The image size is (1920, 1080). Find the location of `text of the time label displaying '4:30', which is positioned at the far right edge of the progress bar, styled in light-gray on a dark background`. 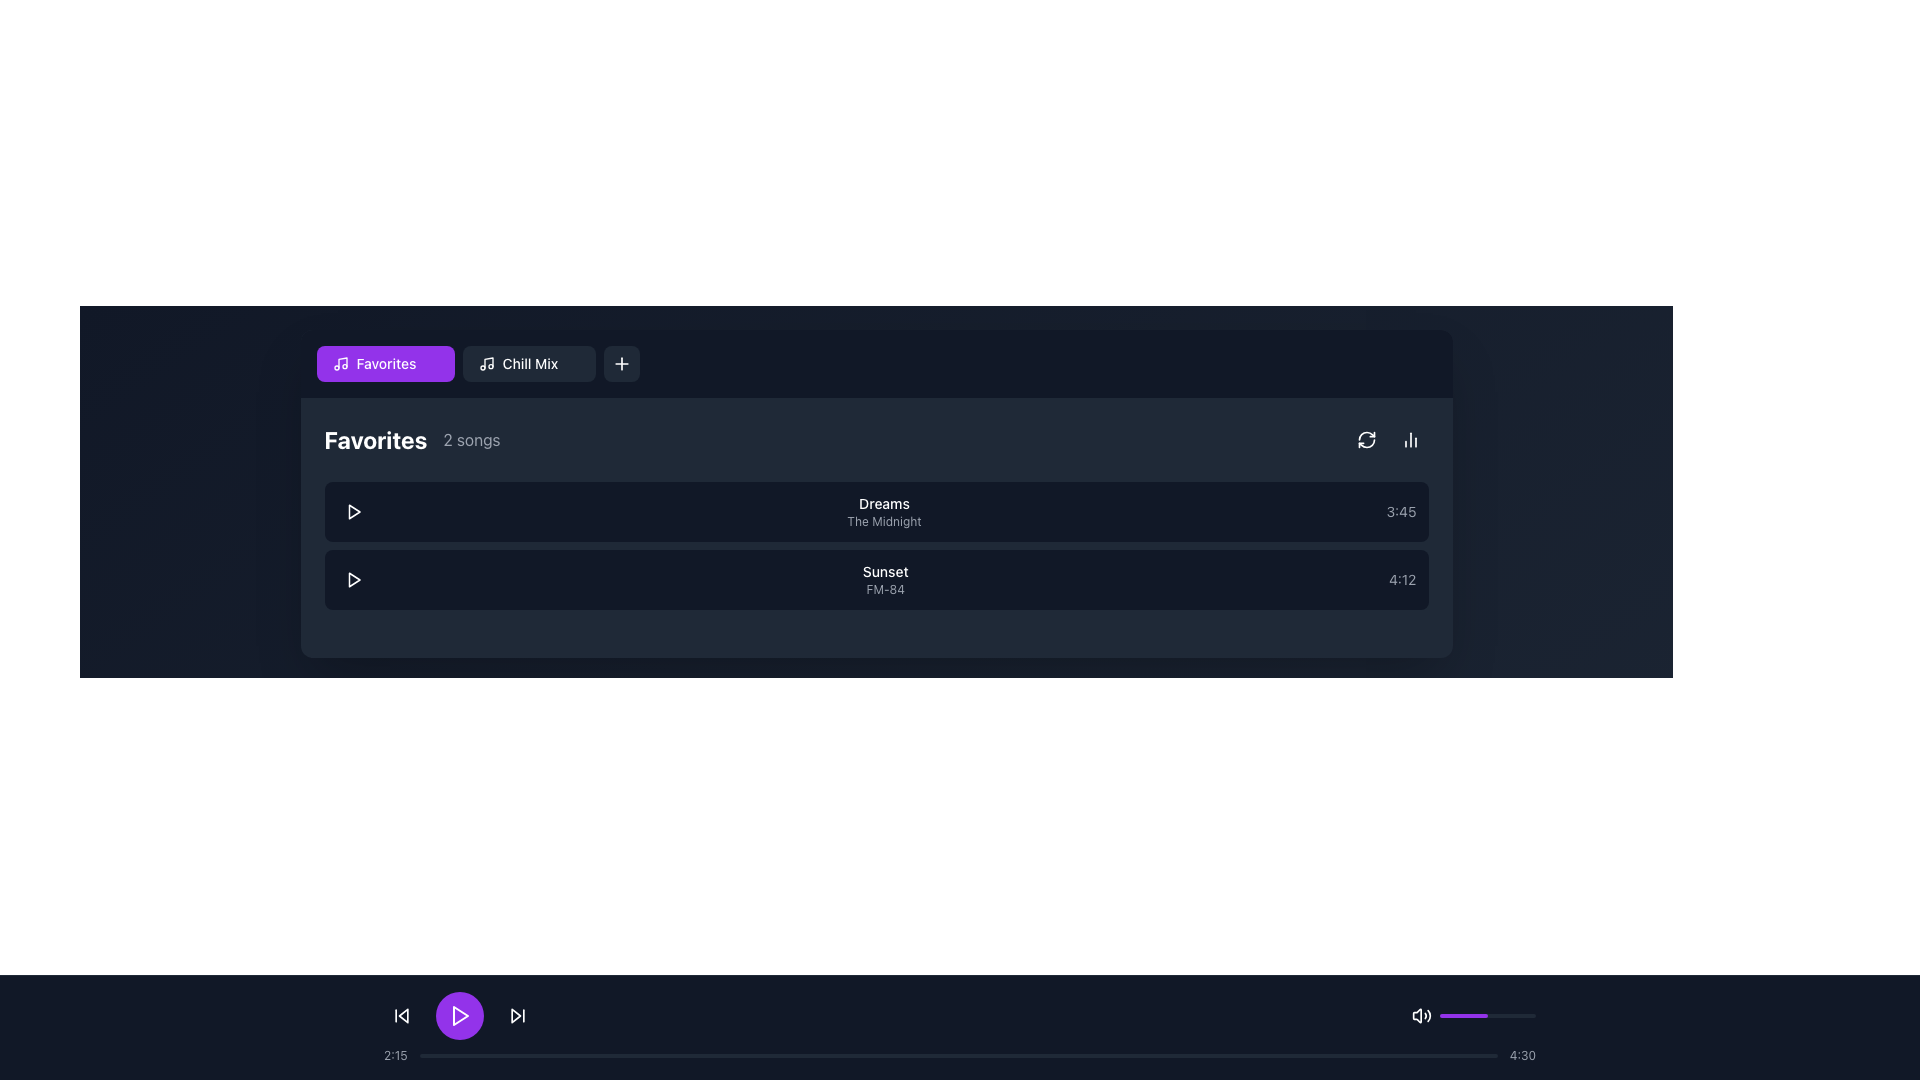

text of the time label displaying '4:30', which is positioned at the far right edge of the progress bar, styled in light-gray on a dark background is located at coordinates (1521, 1055).